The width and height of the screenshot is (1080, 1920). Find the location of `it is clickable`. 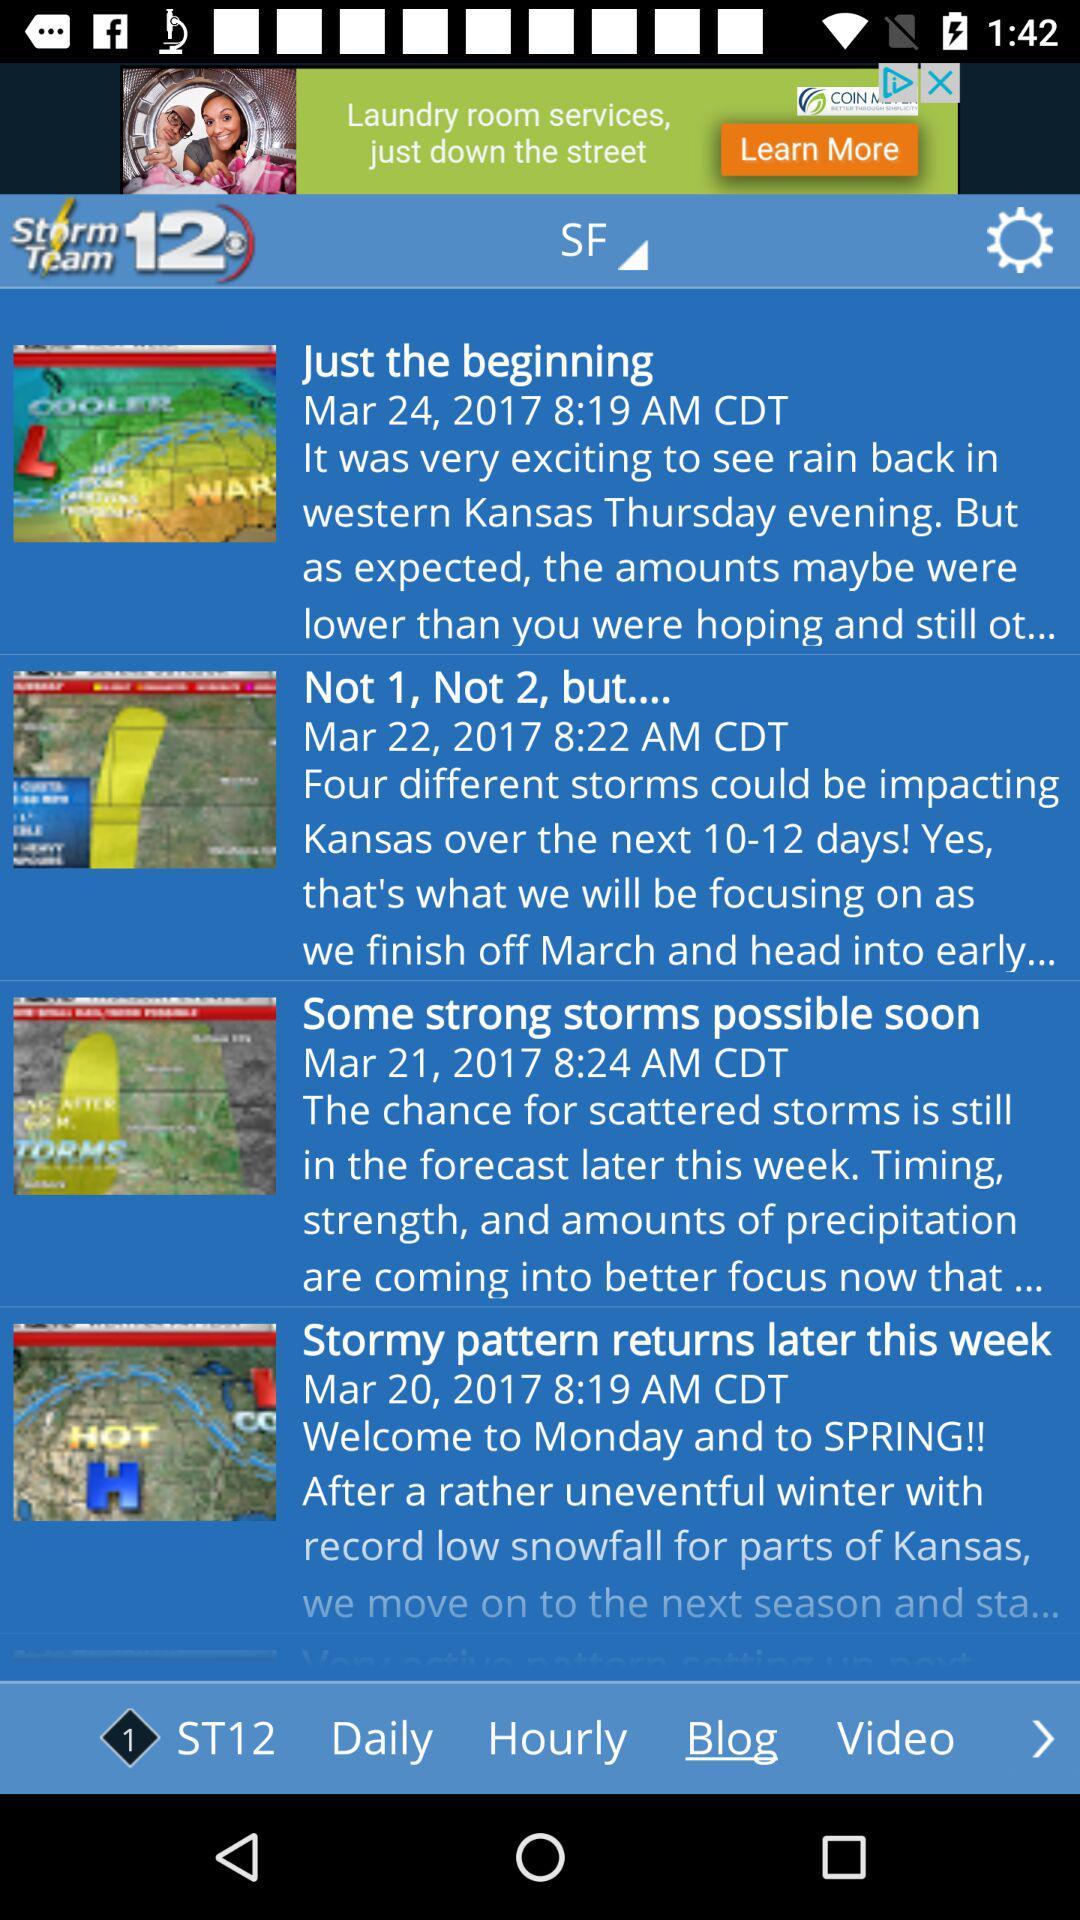

it is clickable is located at coordinates (895, 1737).